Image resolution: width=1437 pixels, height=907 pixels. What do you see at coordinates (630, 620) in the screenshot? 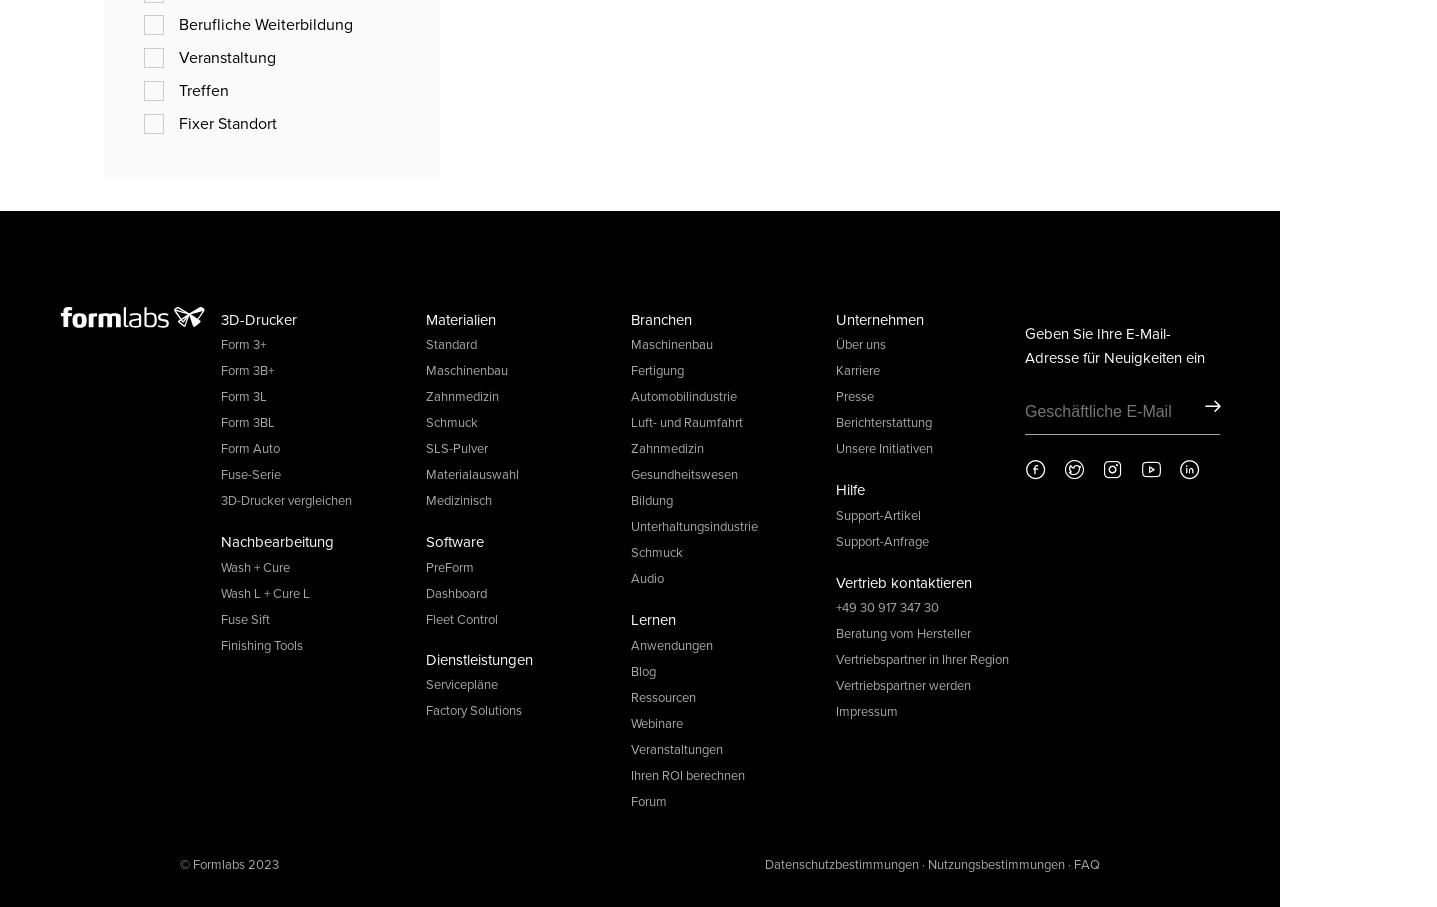
I see `'Lernen'` at bounding box center [630, 620].